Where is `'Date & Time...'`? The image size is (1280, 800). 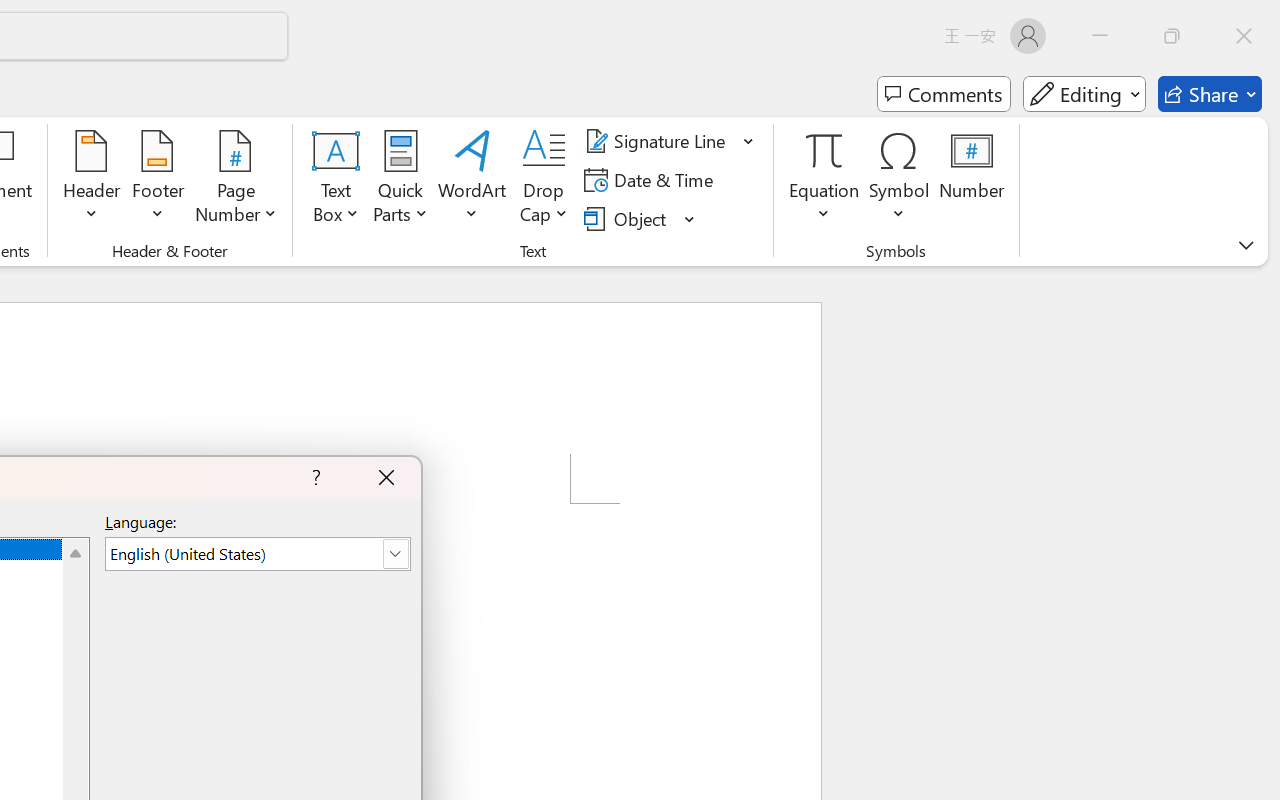 'Date & Time...' is located at coordinates (652, 179).